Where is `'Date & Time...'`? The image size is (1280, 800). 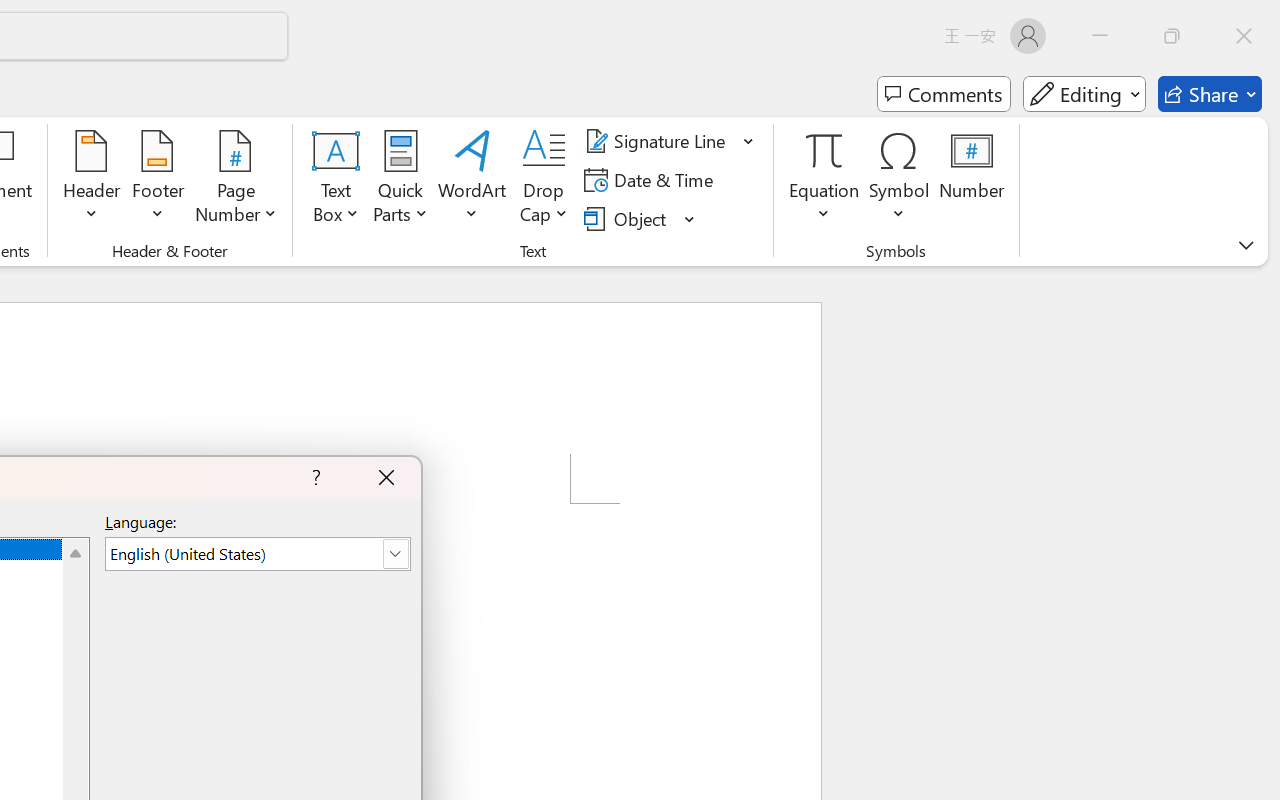 'Date & Time...' is located at coordinates (652, 179).